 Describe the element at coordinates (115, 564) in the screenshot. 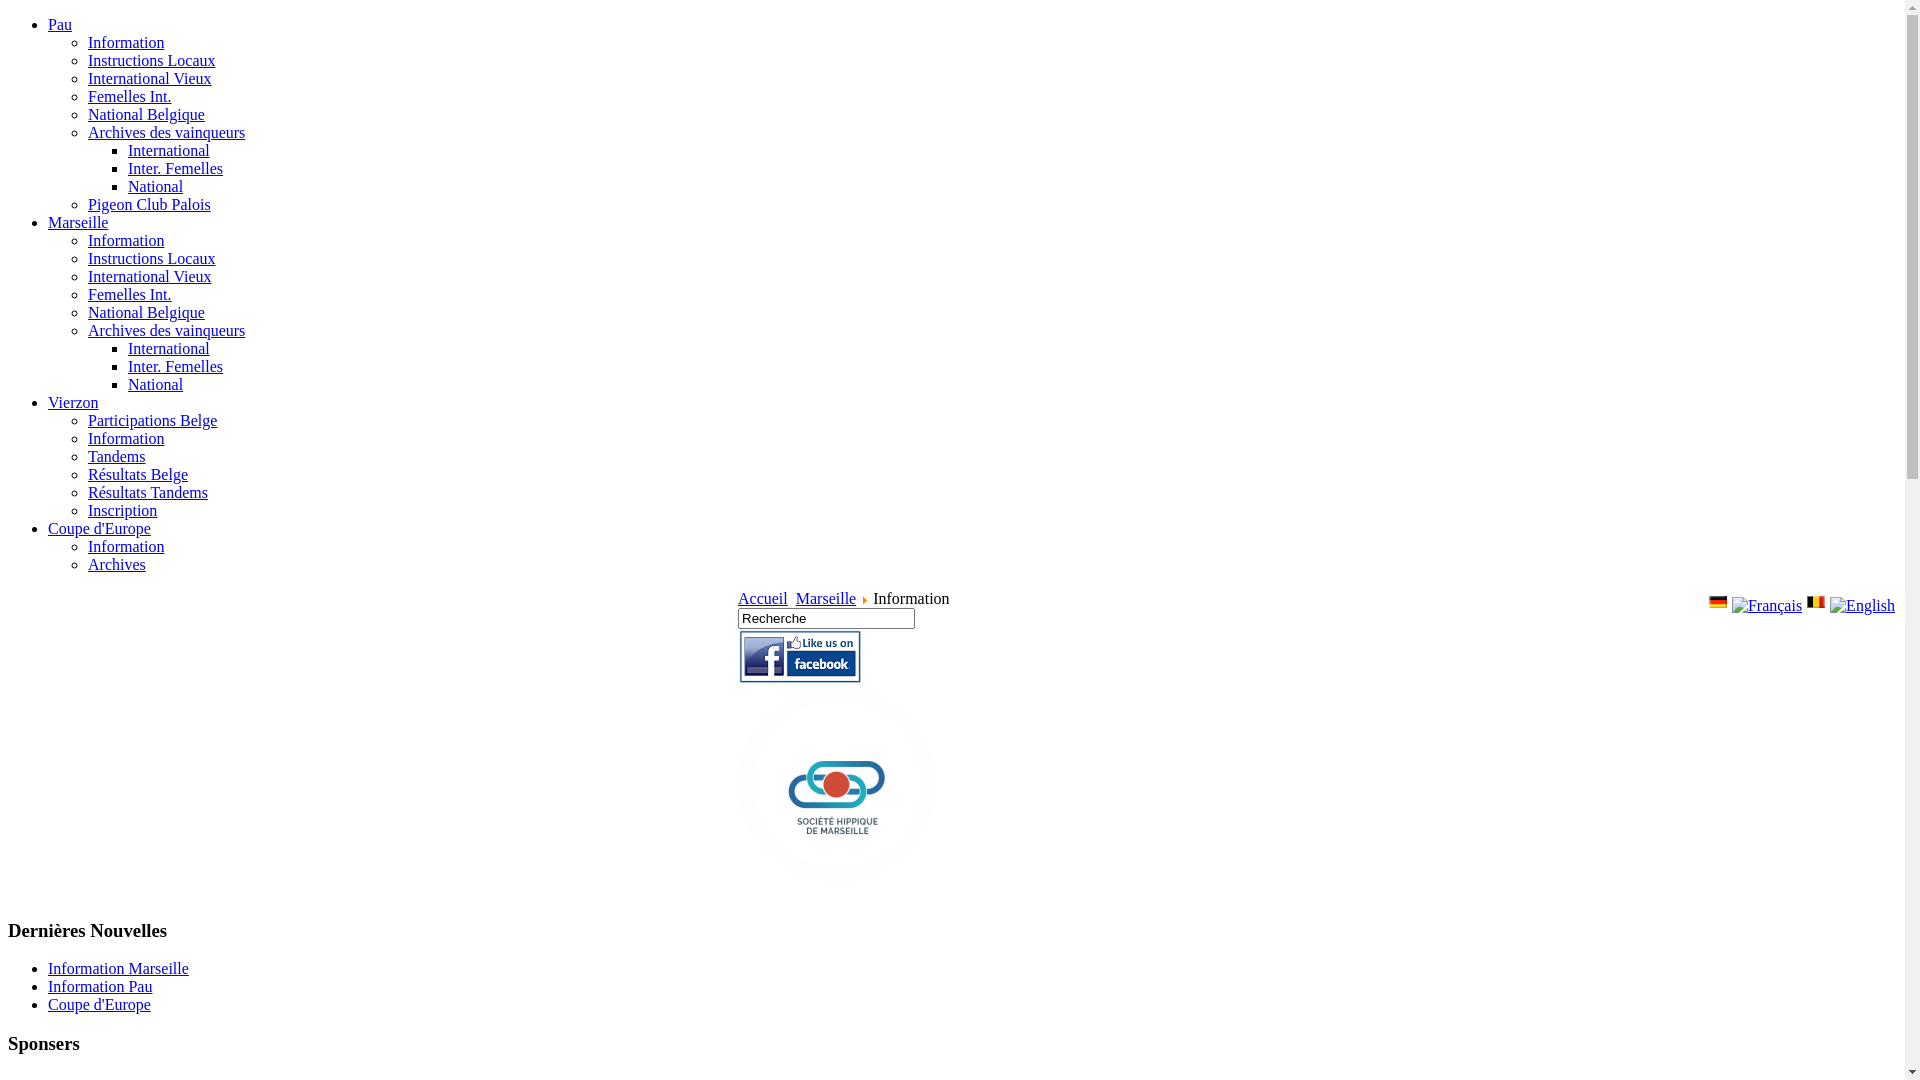

I see `'Archives'` at that location.